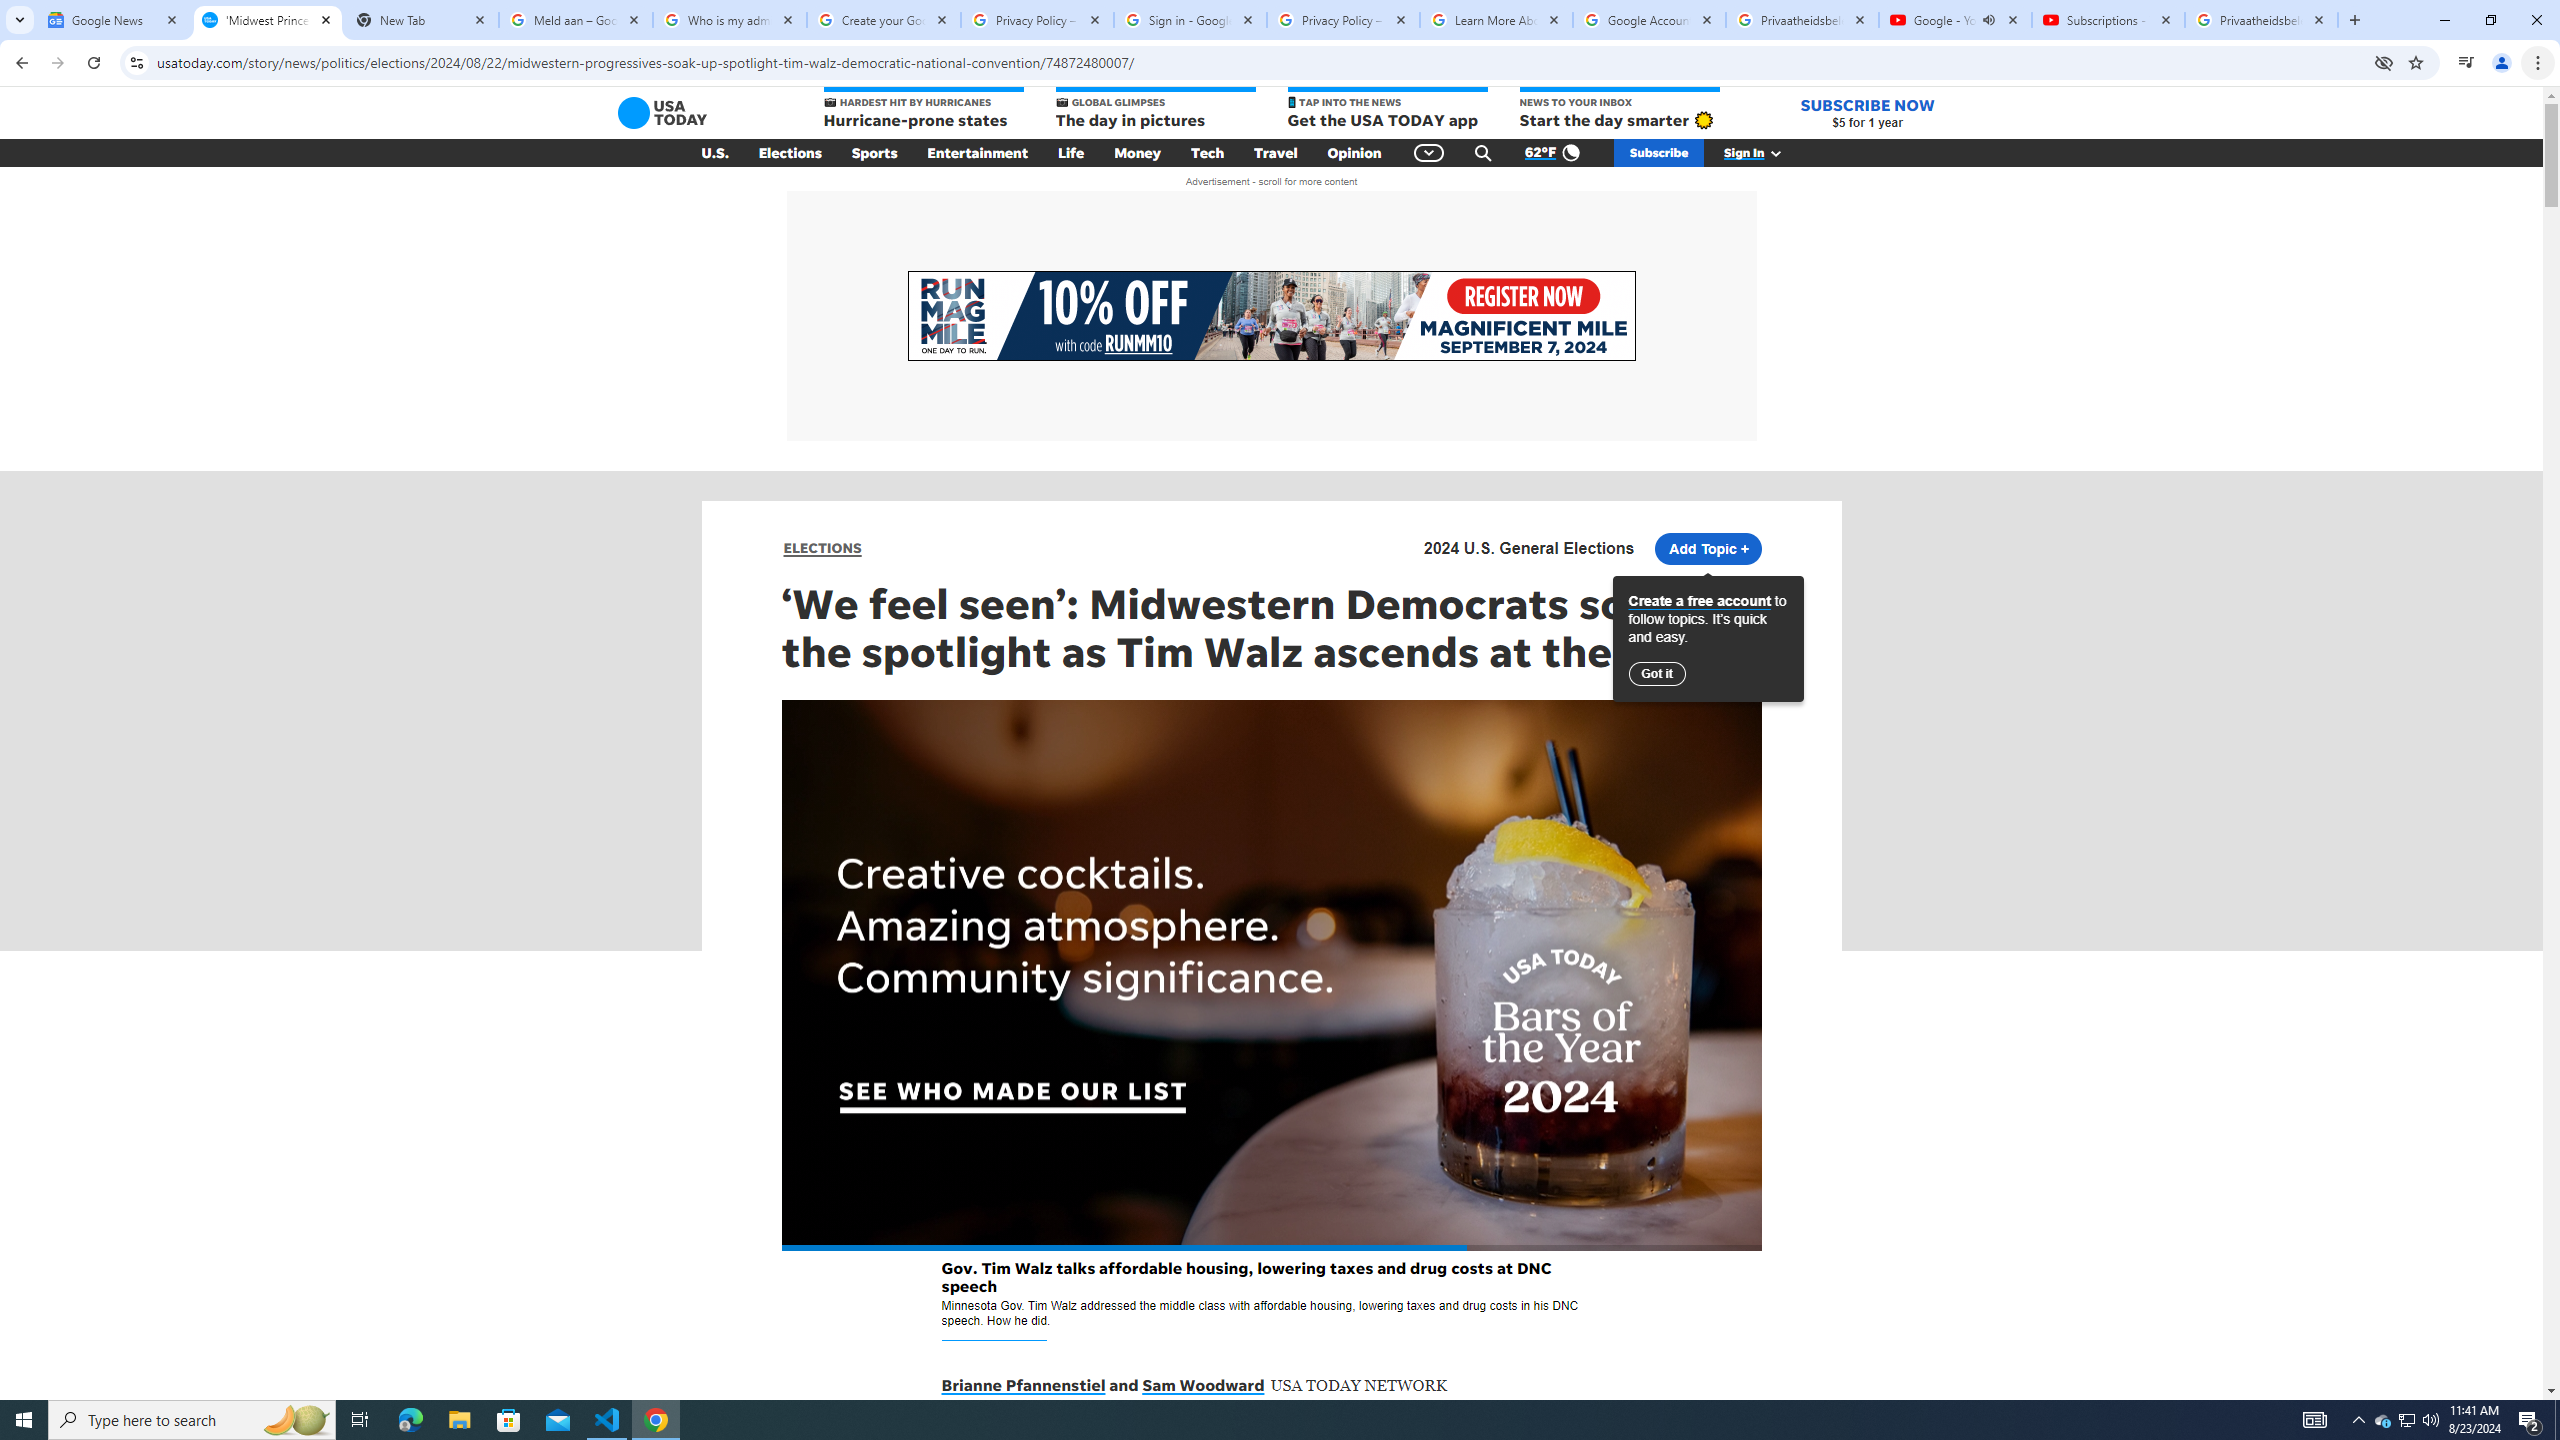 The width and height of the screenshot is (2560, 1440). Describe the element at coordinates (2414, 61) in the screenshot. I see `'Bookmark this tab'` at that location.